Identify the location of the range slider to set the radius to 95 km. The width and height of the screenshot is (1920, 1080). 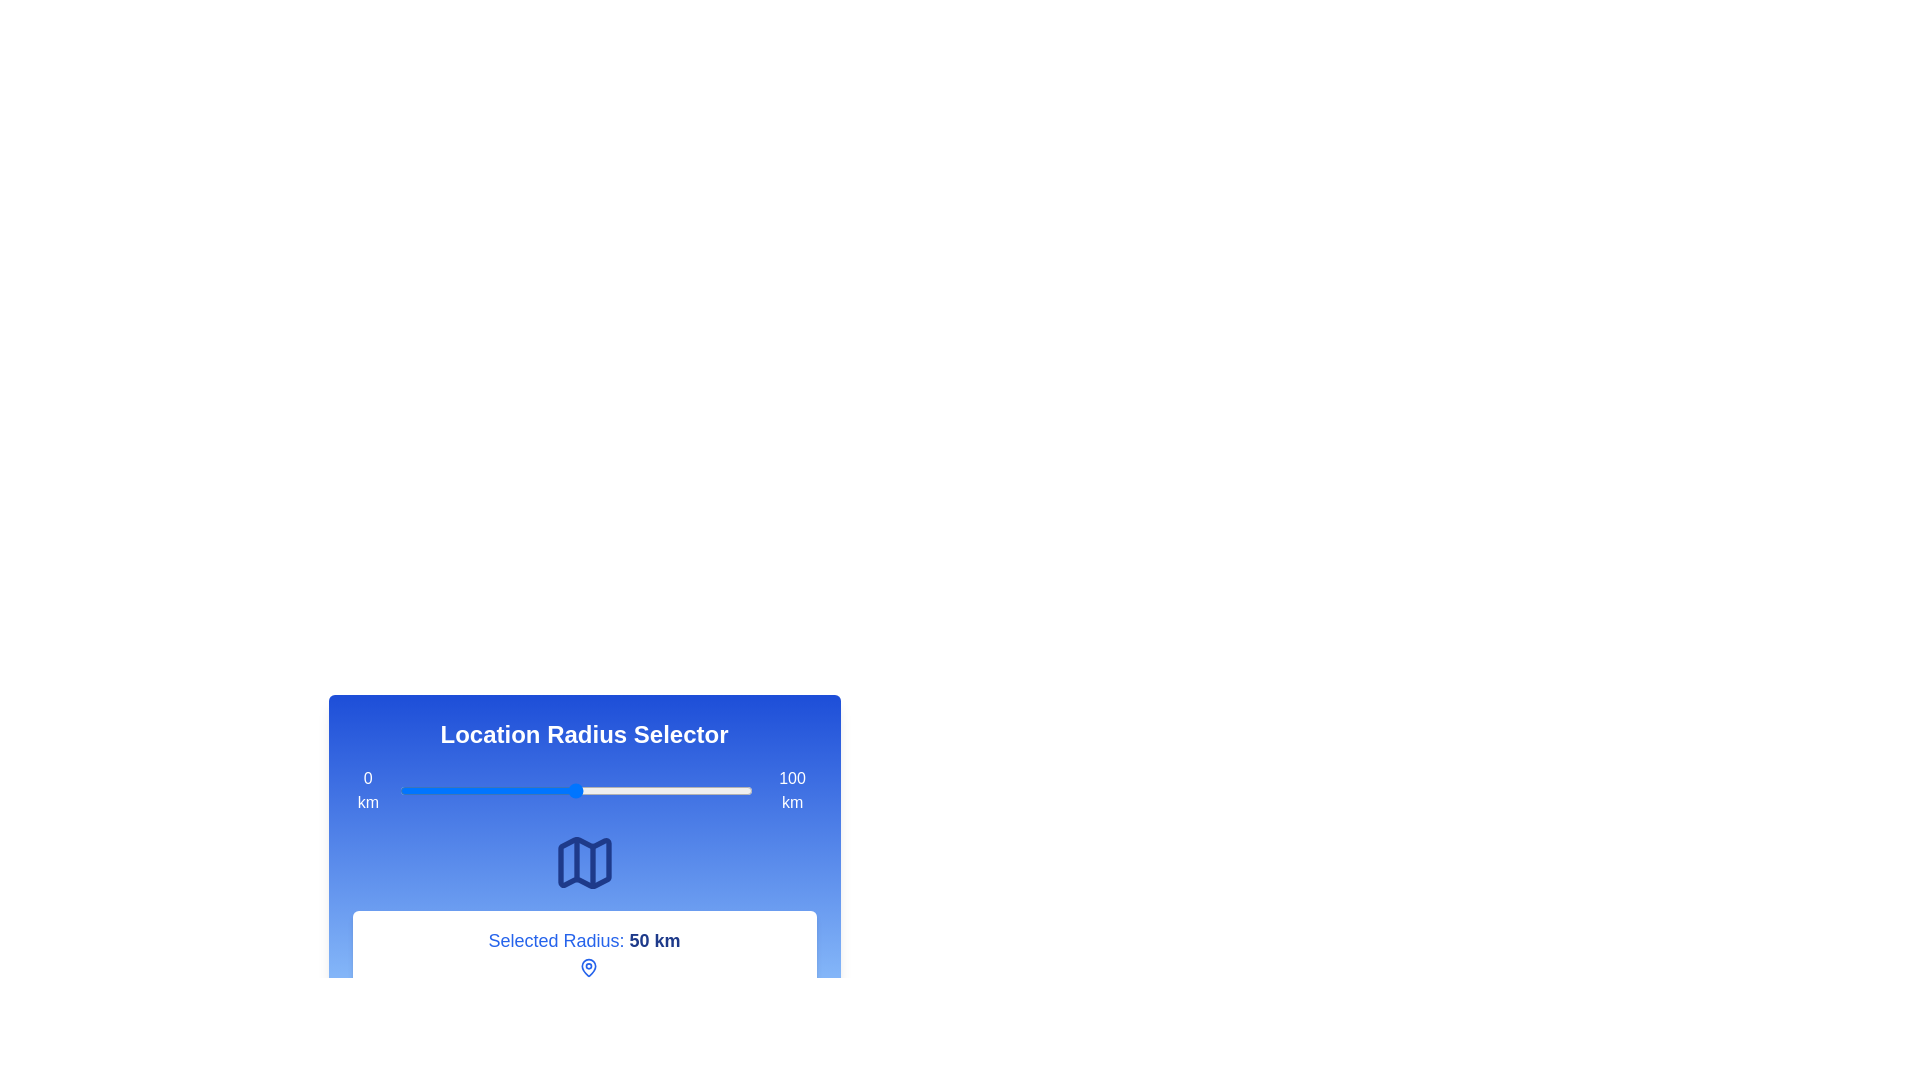
(733, 789).